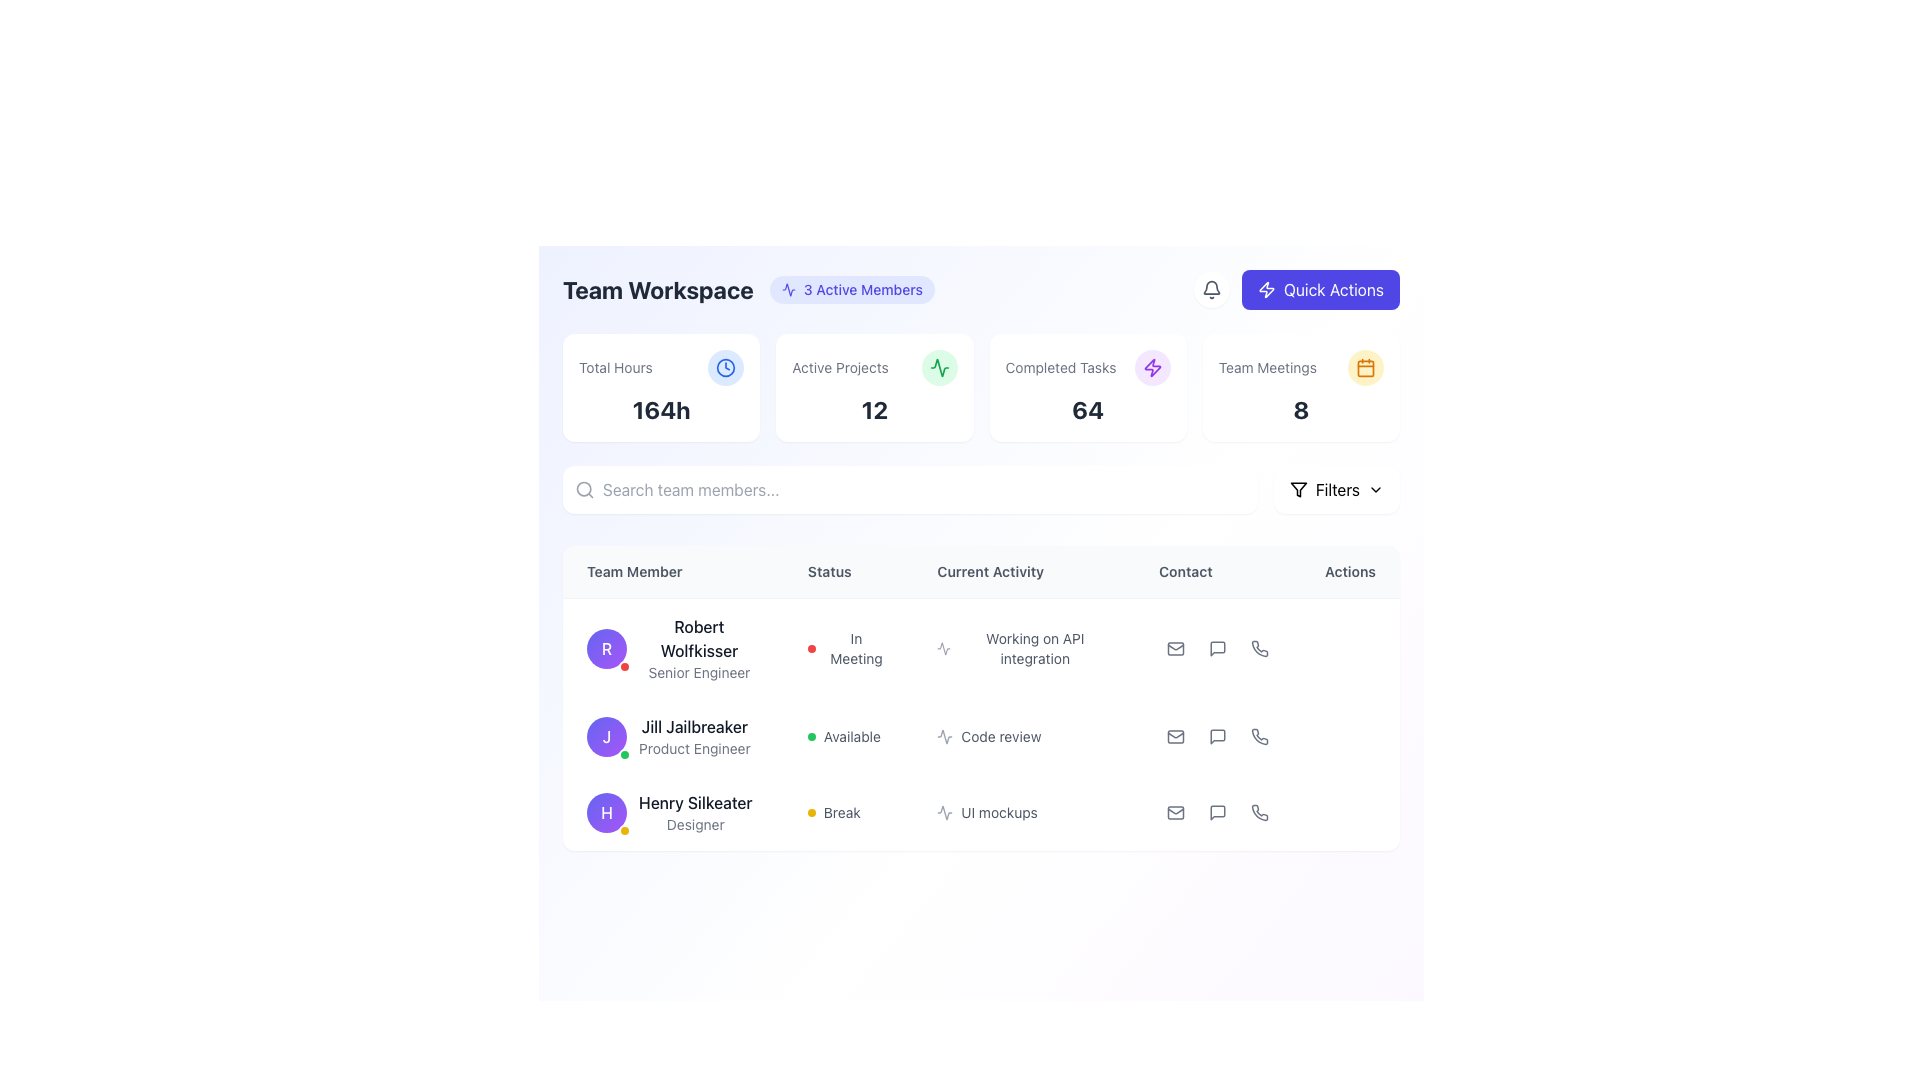 This screenshot has height=1080, width=1920. What do you see at coordinates (852, 289) in the screenshot?
I see `the informational label element displaying '3 Active Members' with a light indigo background, located to the right of 'Team Workspace'` at bounding box center [852, 289].